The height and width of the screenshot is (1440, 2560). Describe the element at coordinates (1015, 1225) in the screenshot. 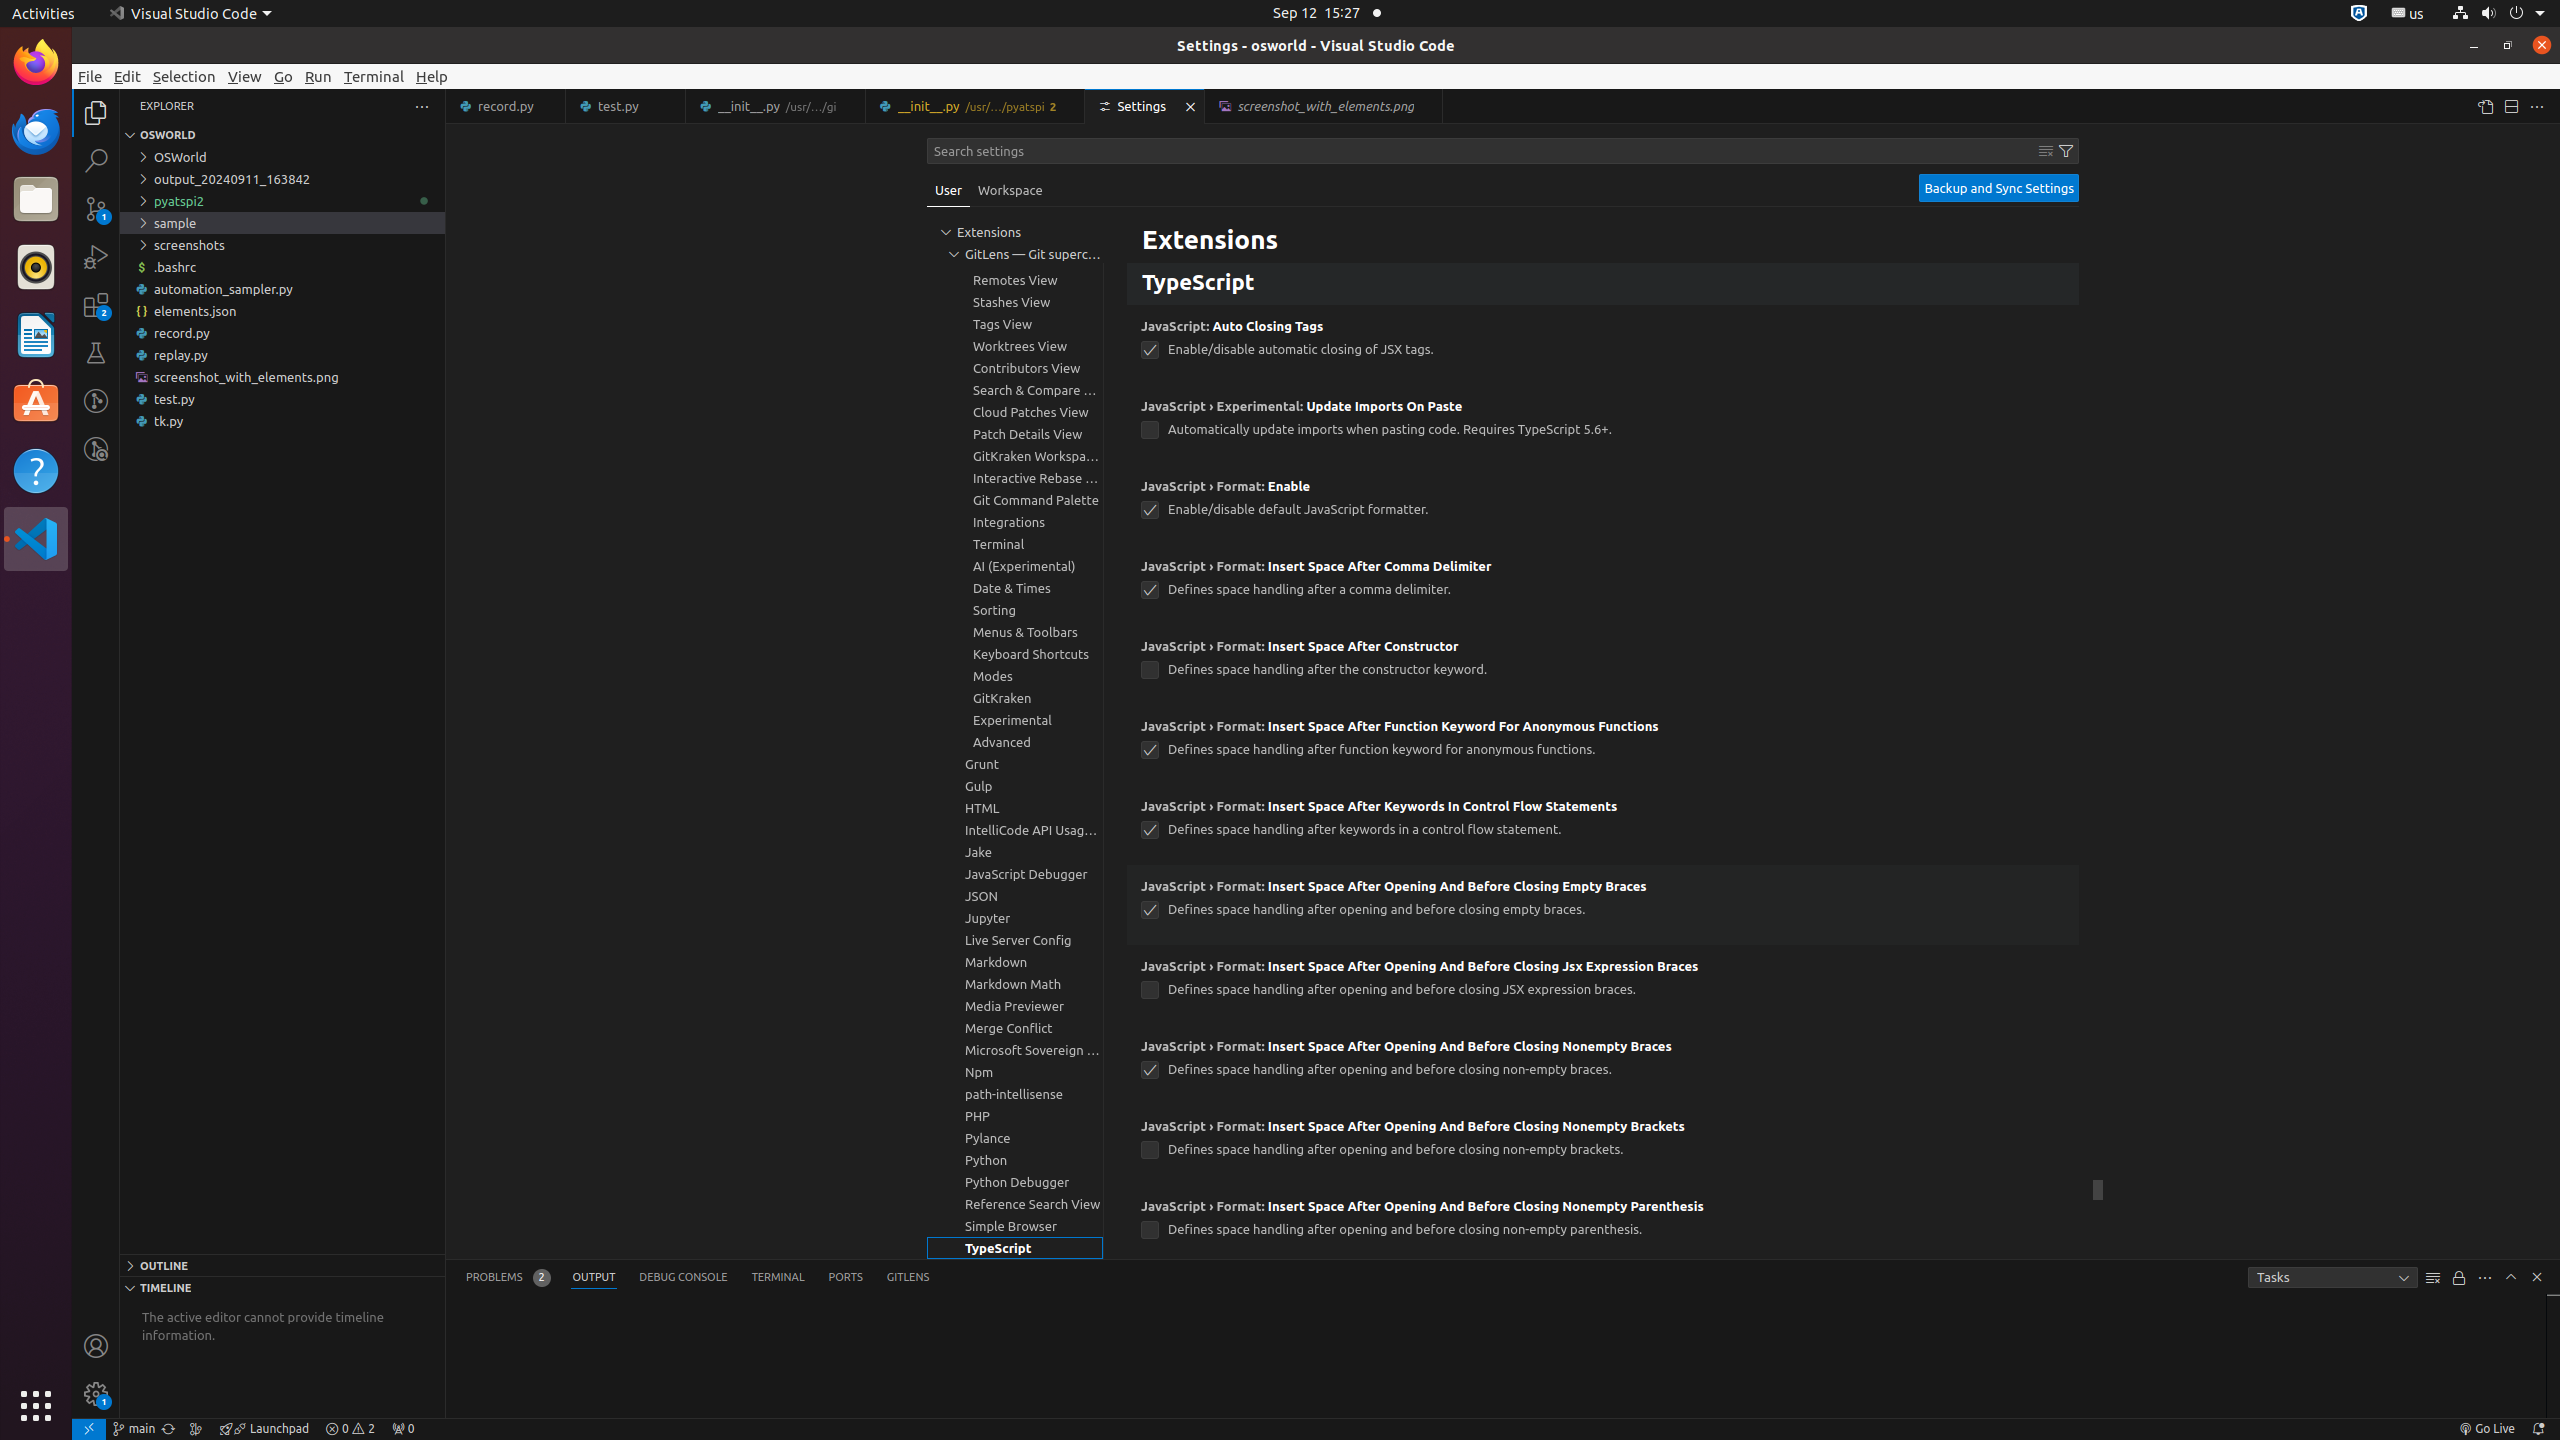

I see `'Simple Browser, group'` at that location.